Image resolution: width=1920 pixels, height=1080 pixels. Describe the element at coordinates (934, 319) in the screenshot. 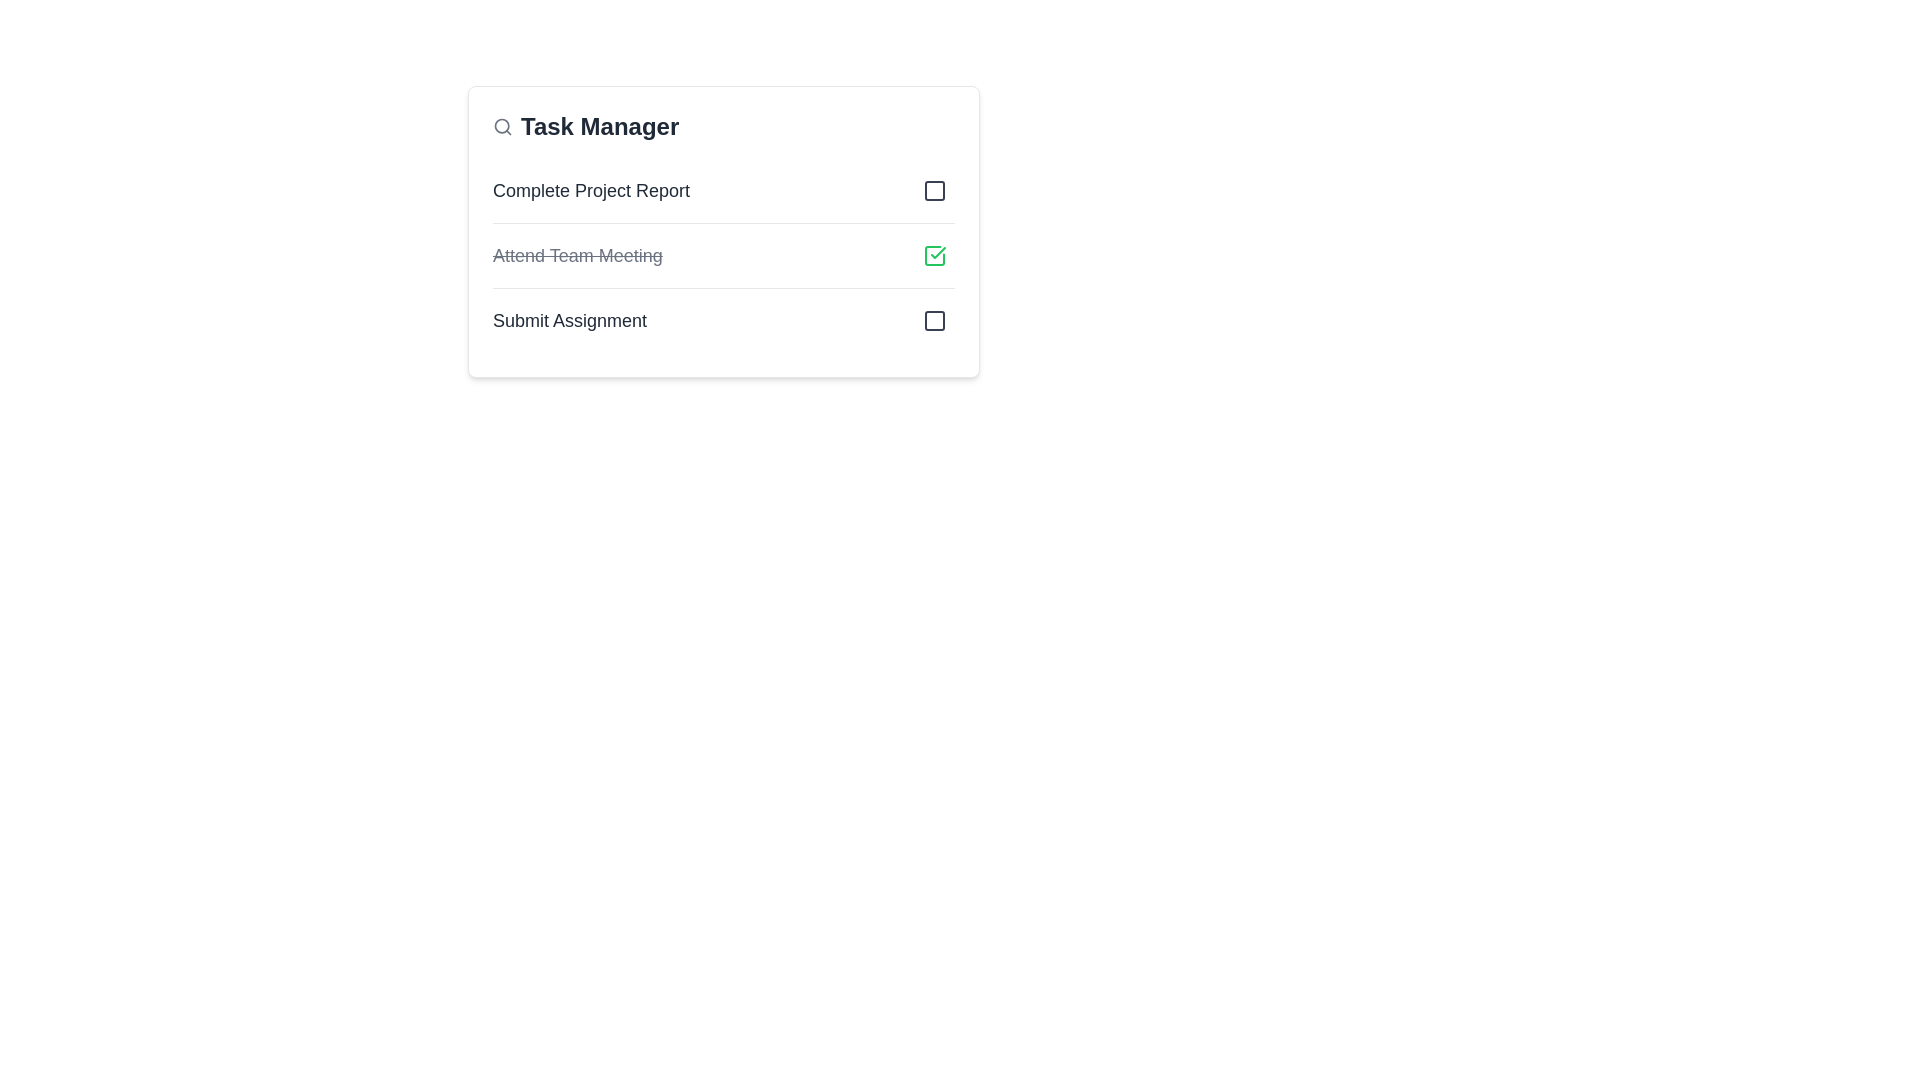

I see `the small, square-shaped button with rounded corners and a square icon, located to the right of the 'Submit Assignment' text, which is the third button in the list` at that location.